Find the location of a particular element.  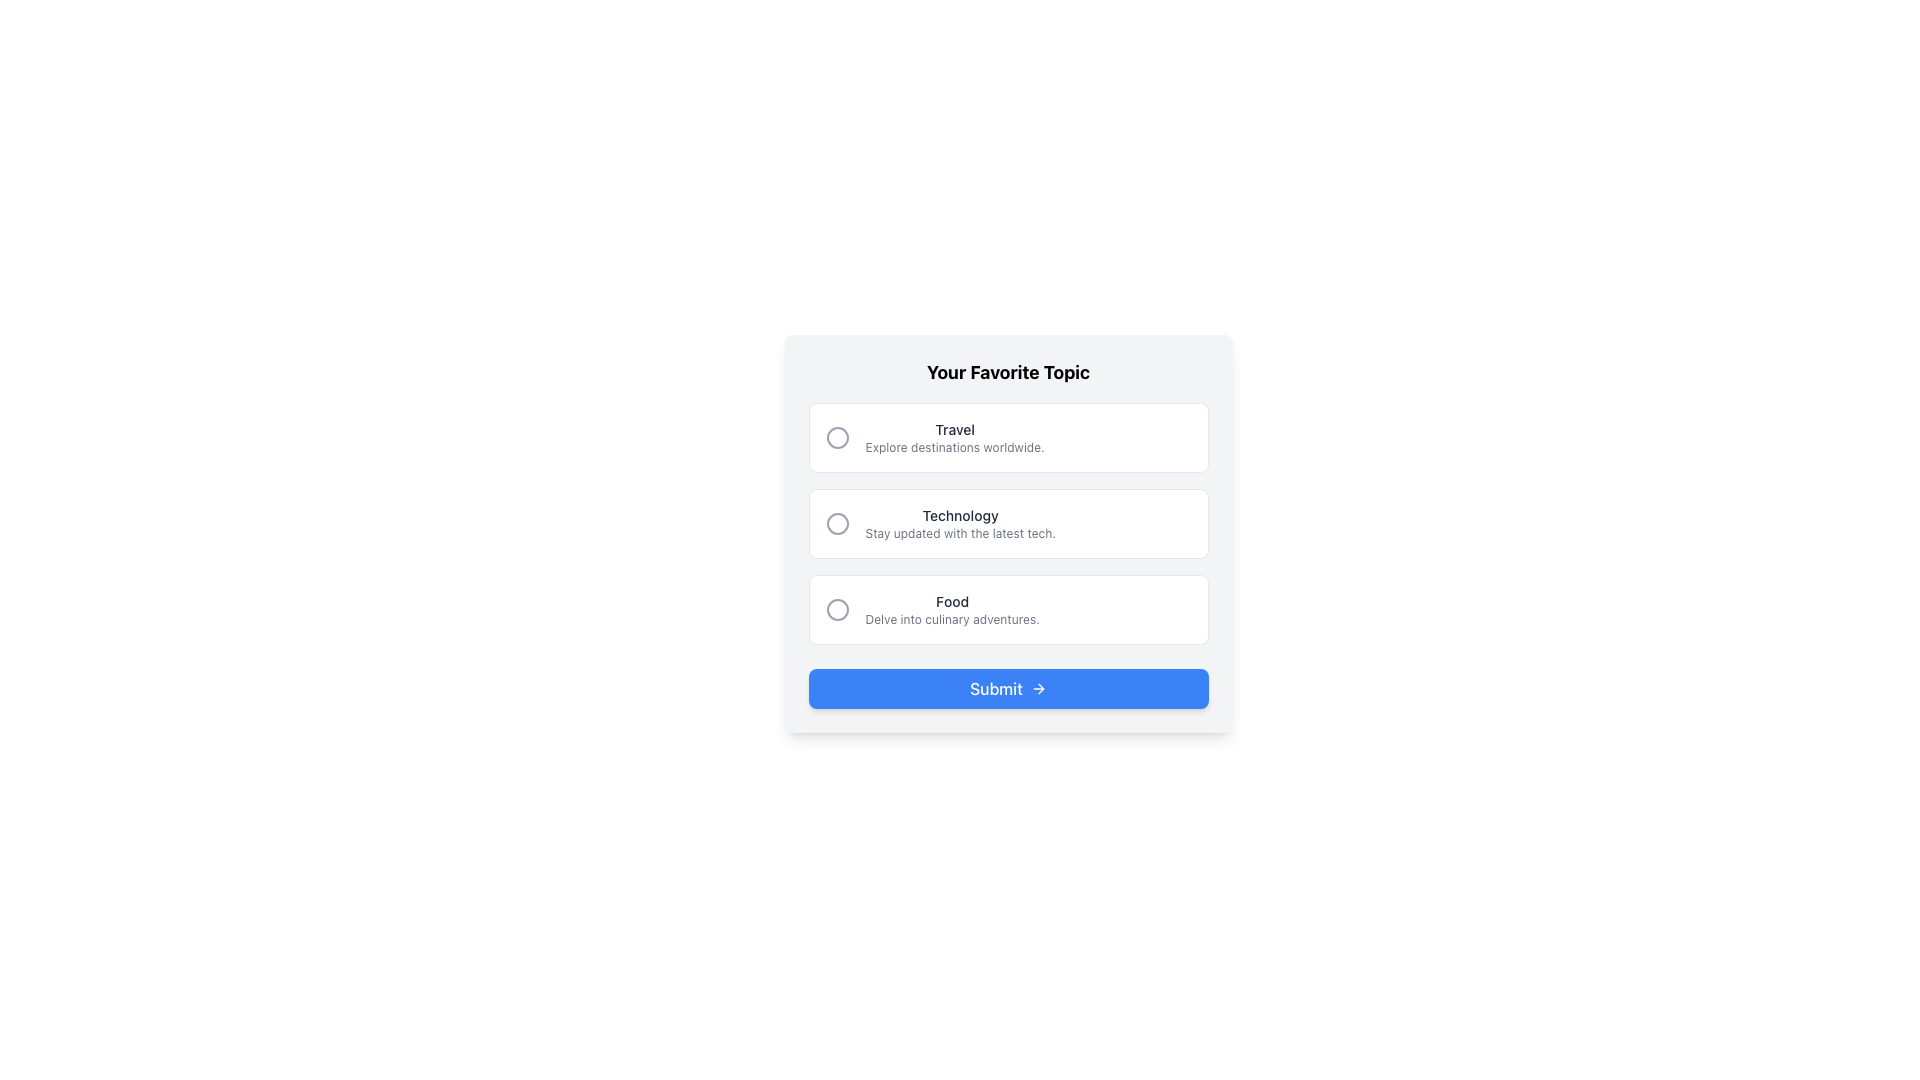

the text that provides information about the 'Food' topic located in the third option box of the 'Your Favorite Topic' list, positioned below 'Travel' and 'Technology' and above the 'Submit' button is located at coordinates (951, 608).